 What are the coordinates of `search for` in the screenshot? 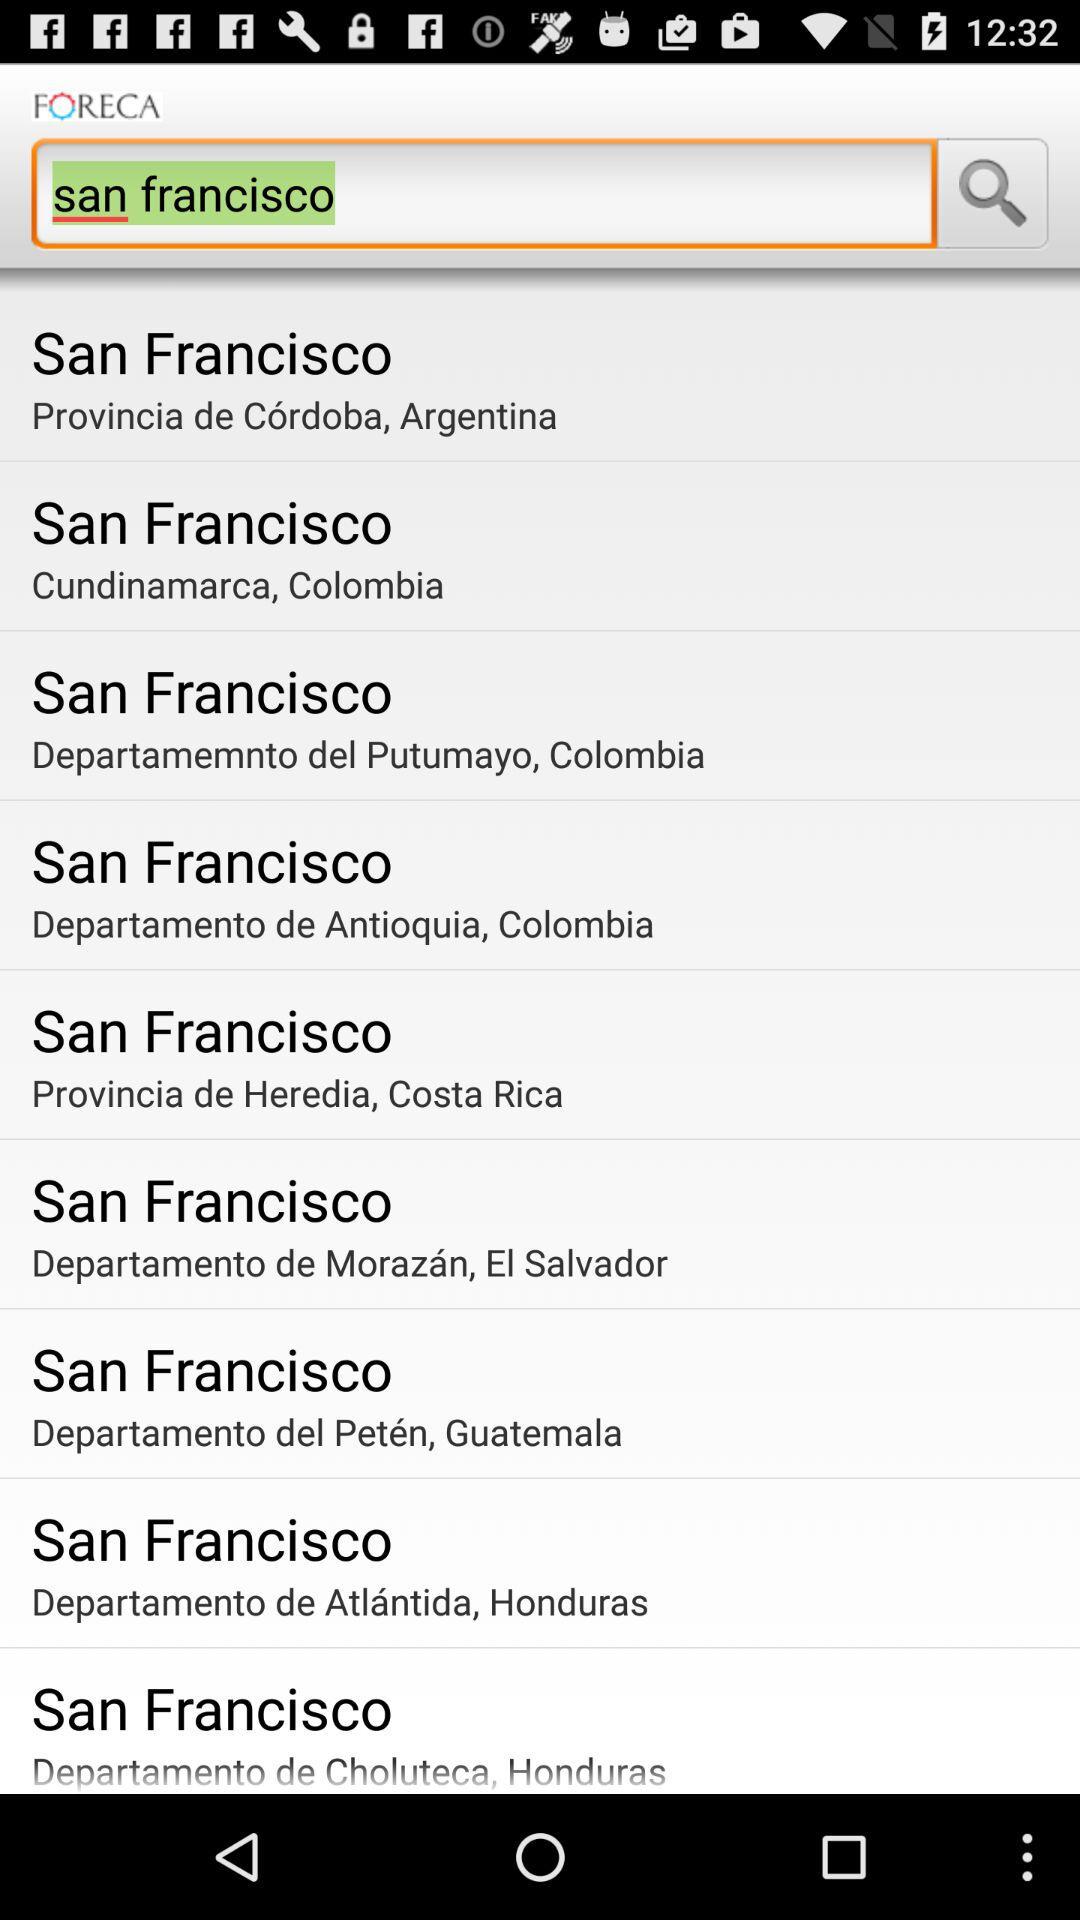 It's located at (992, 193).